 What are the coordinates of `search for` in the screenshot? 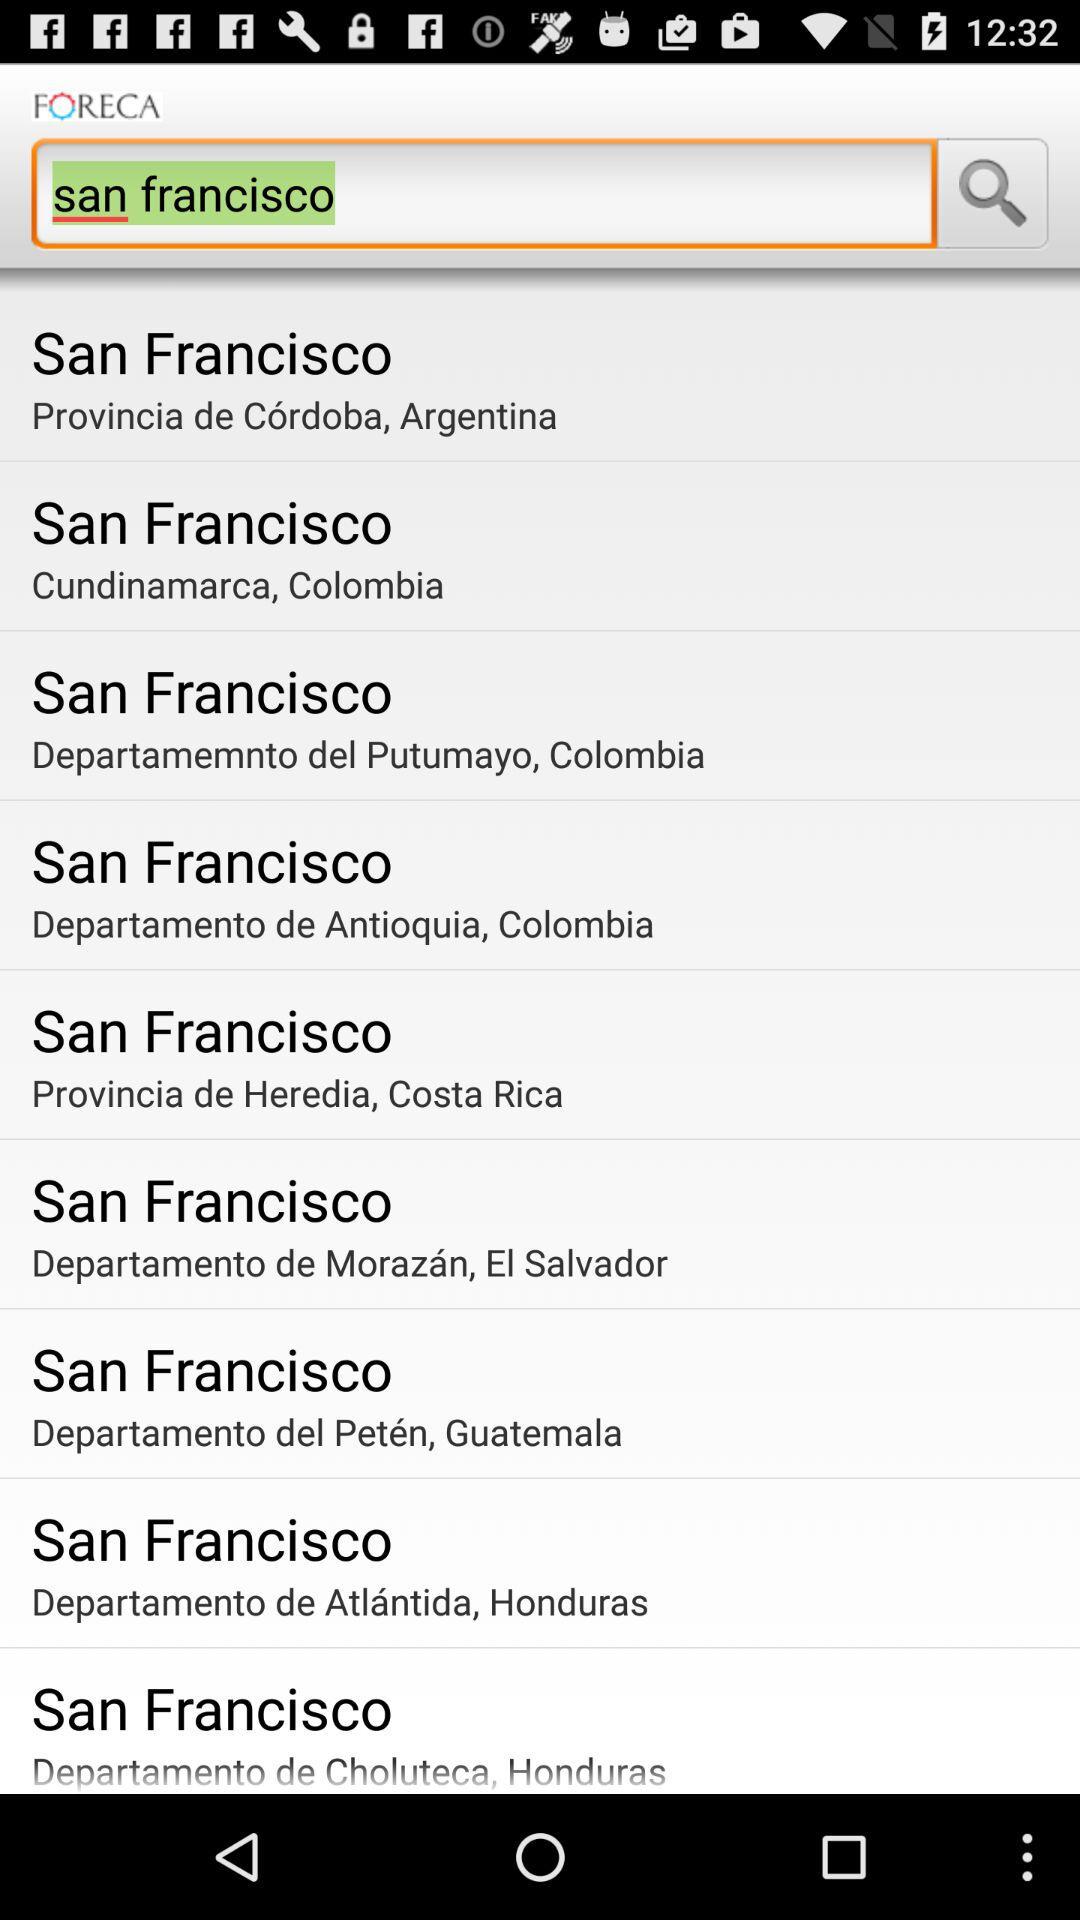 It's located at (992, 193).